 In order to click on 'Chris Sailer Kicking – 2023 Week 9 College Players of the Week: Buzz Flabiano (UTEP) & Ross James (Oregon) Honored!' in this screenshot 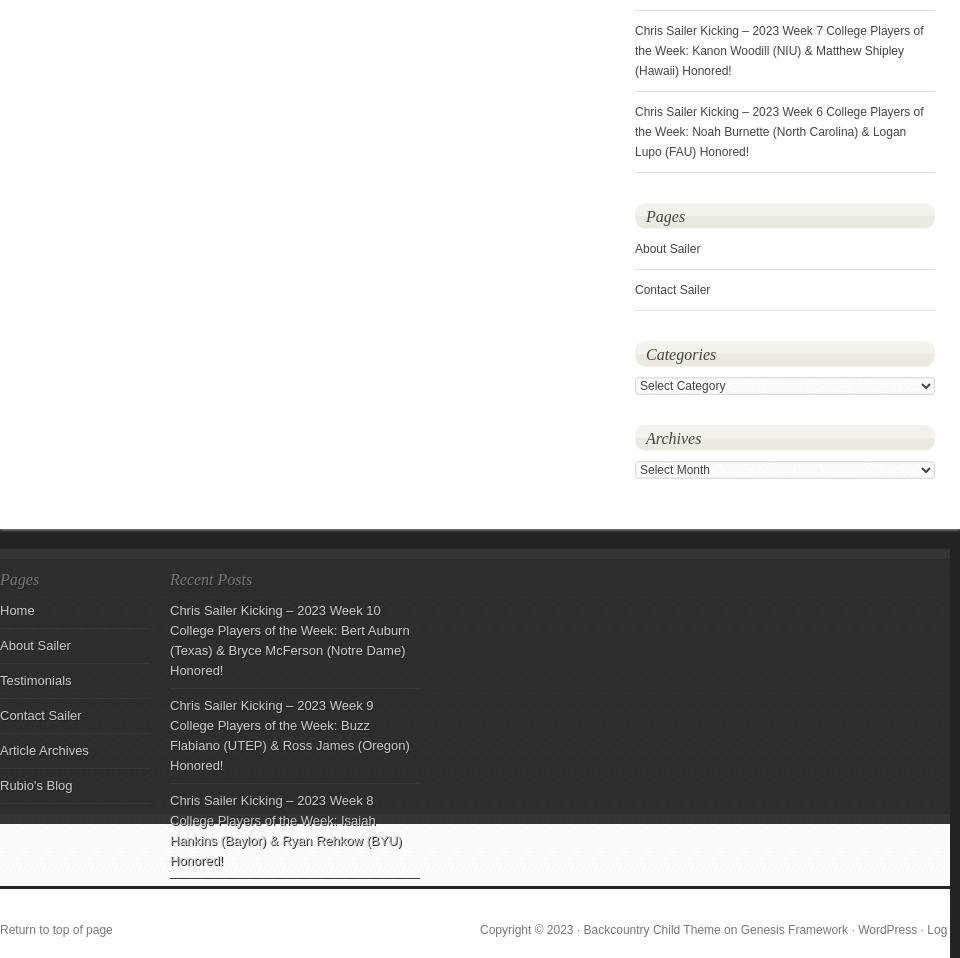, I will do `click(169, 735)`.